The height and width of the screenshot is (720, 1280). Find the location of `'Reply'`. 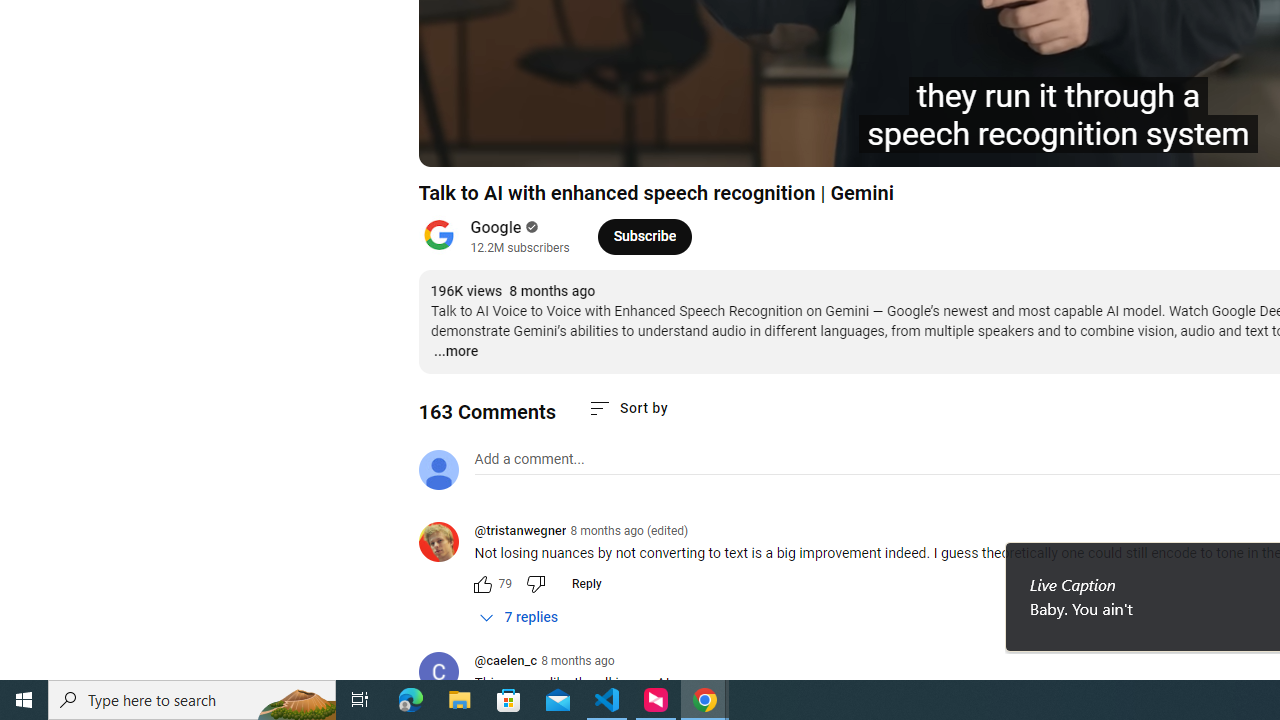

'Reply' is located at coordinates (585, 583).